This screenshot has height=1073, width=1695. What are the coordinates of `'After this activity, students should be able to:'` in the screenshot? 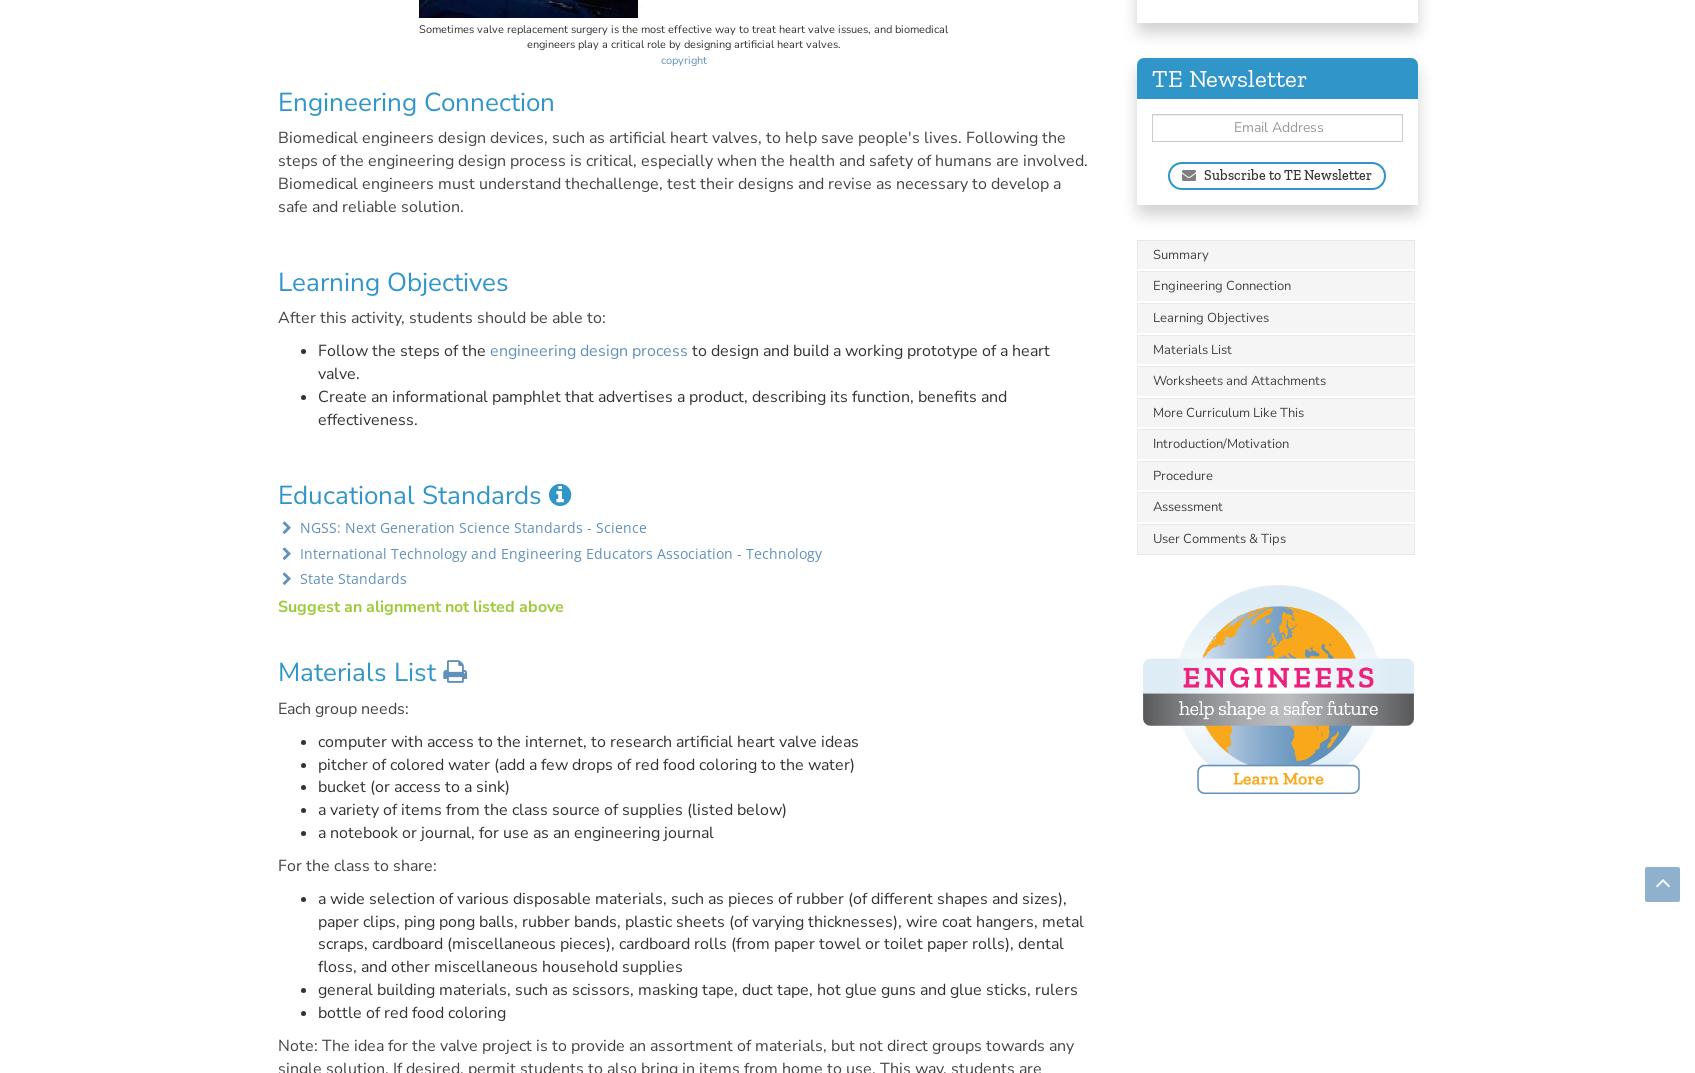 It's located at (441, 318).